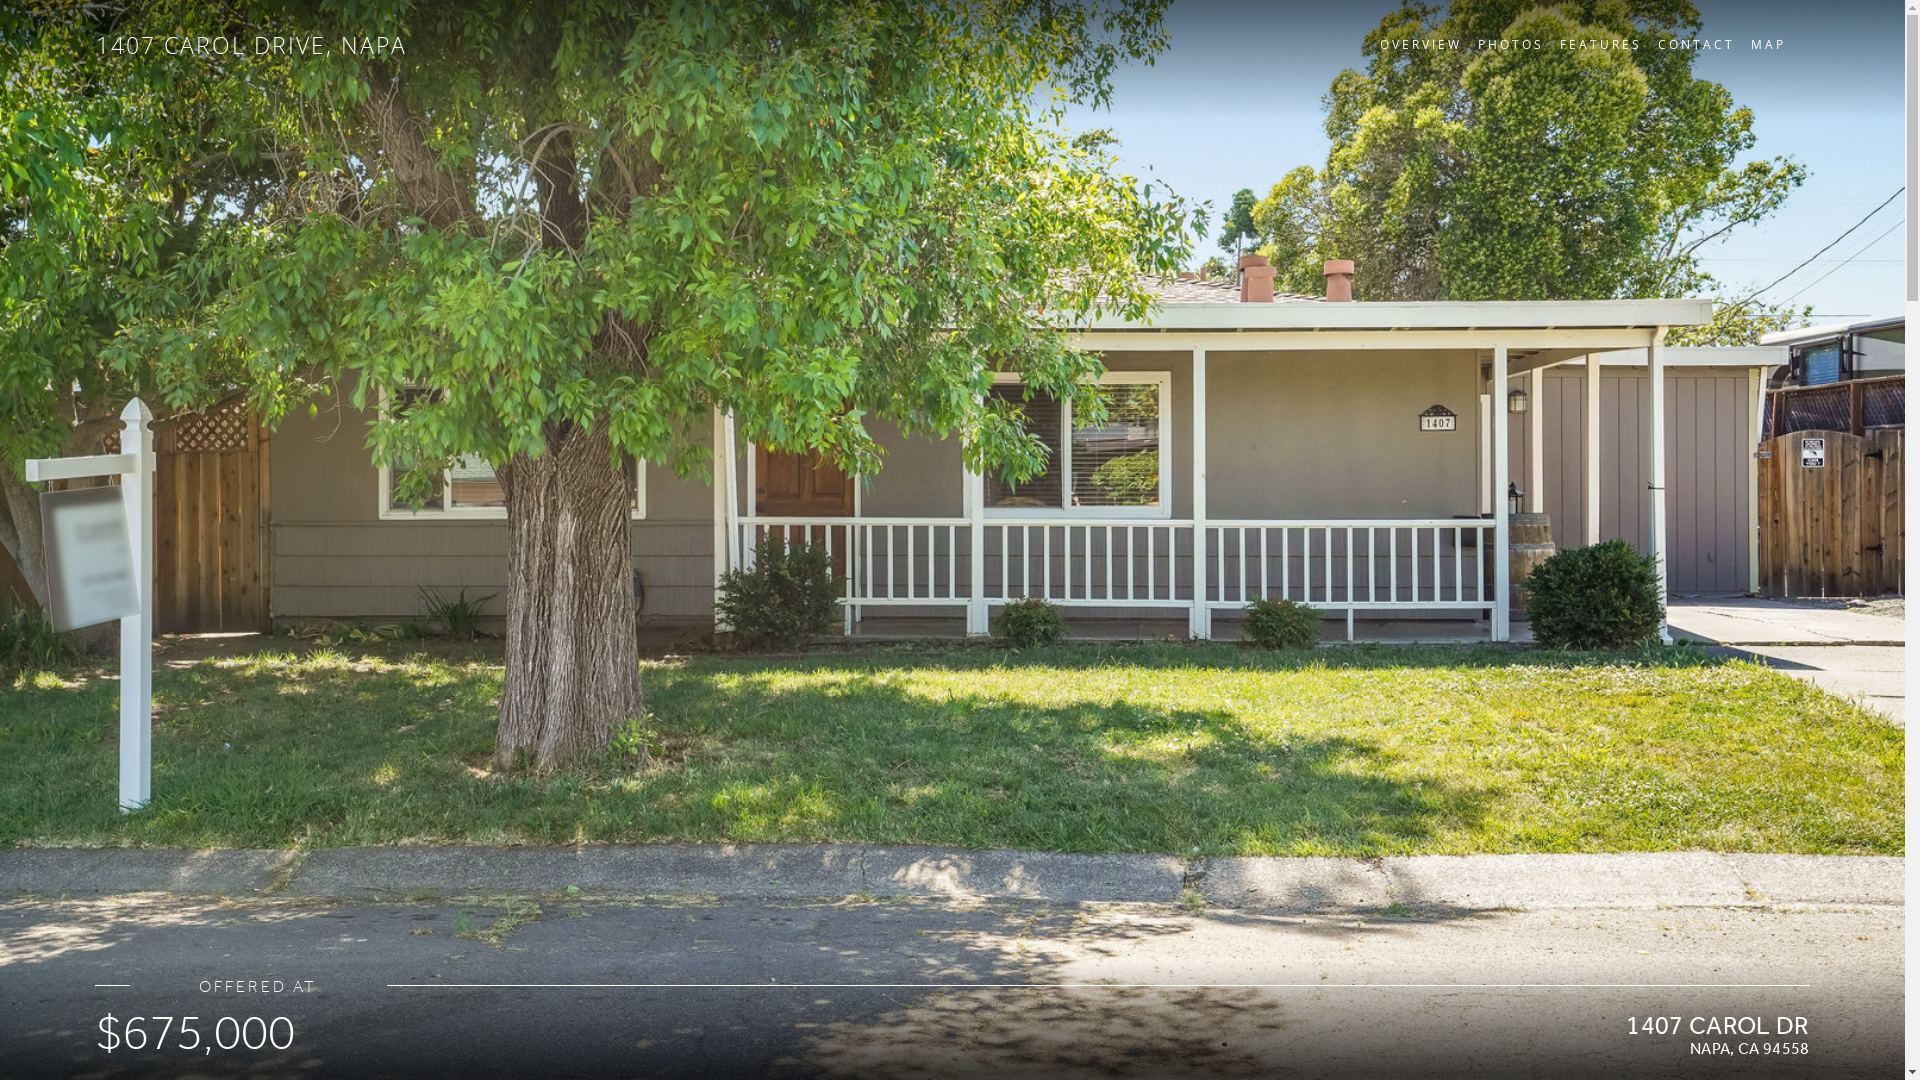 The image size is (1920, 1080). What do you see at coordinates (1768, 44) in the screenshot?
I see `'MAP'` at bounding box center [1768, 44].